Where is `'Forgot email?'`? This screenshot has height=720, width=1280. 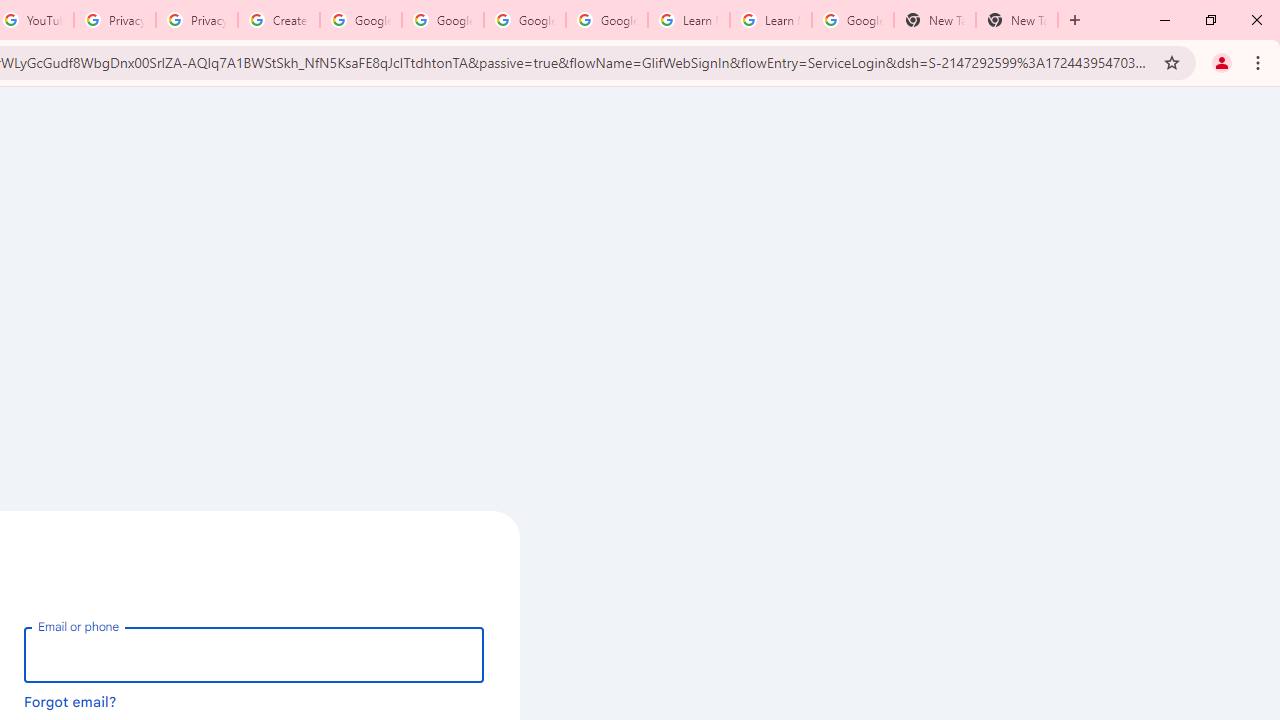 'Forgot email?' is located at coordinates (70, 700).